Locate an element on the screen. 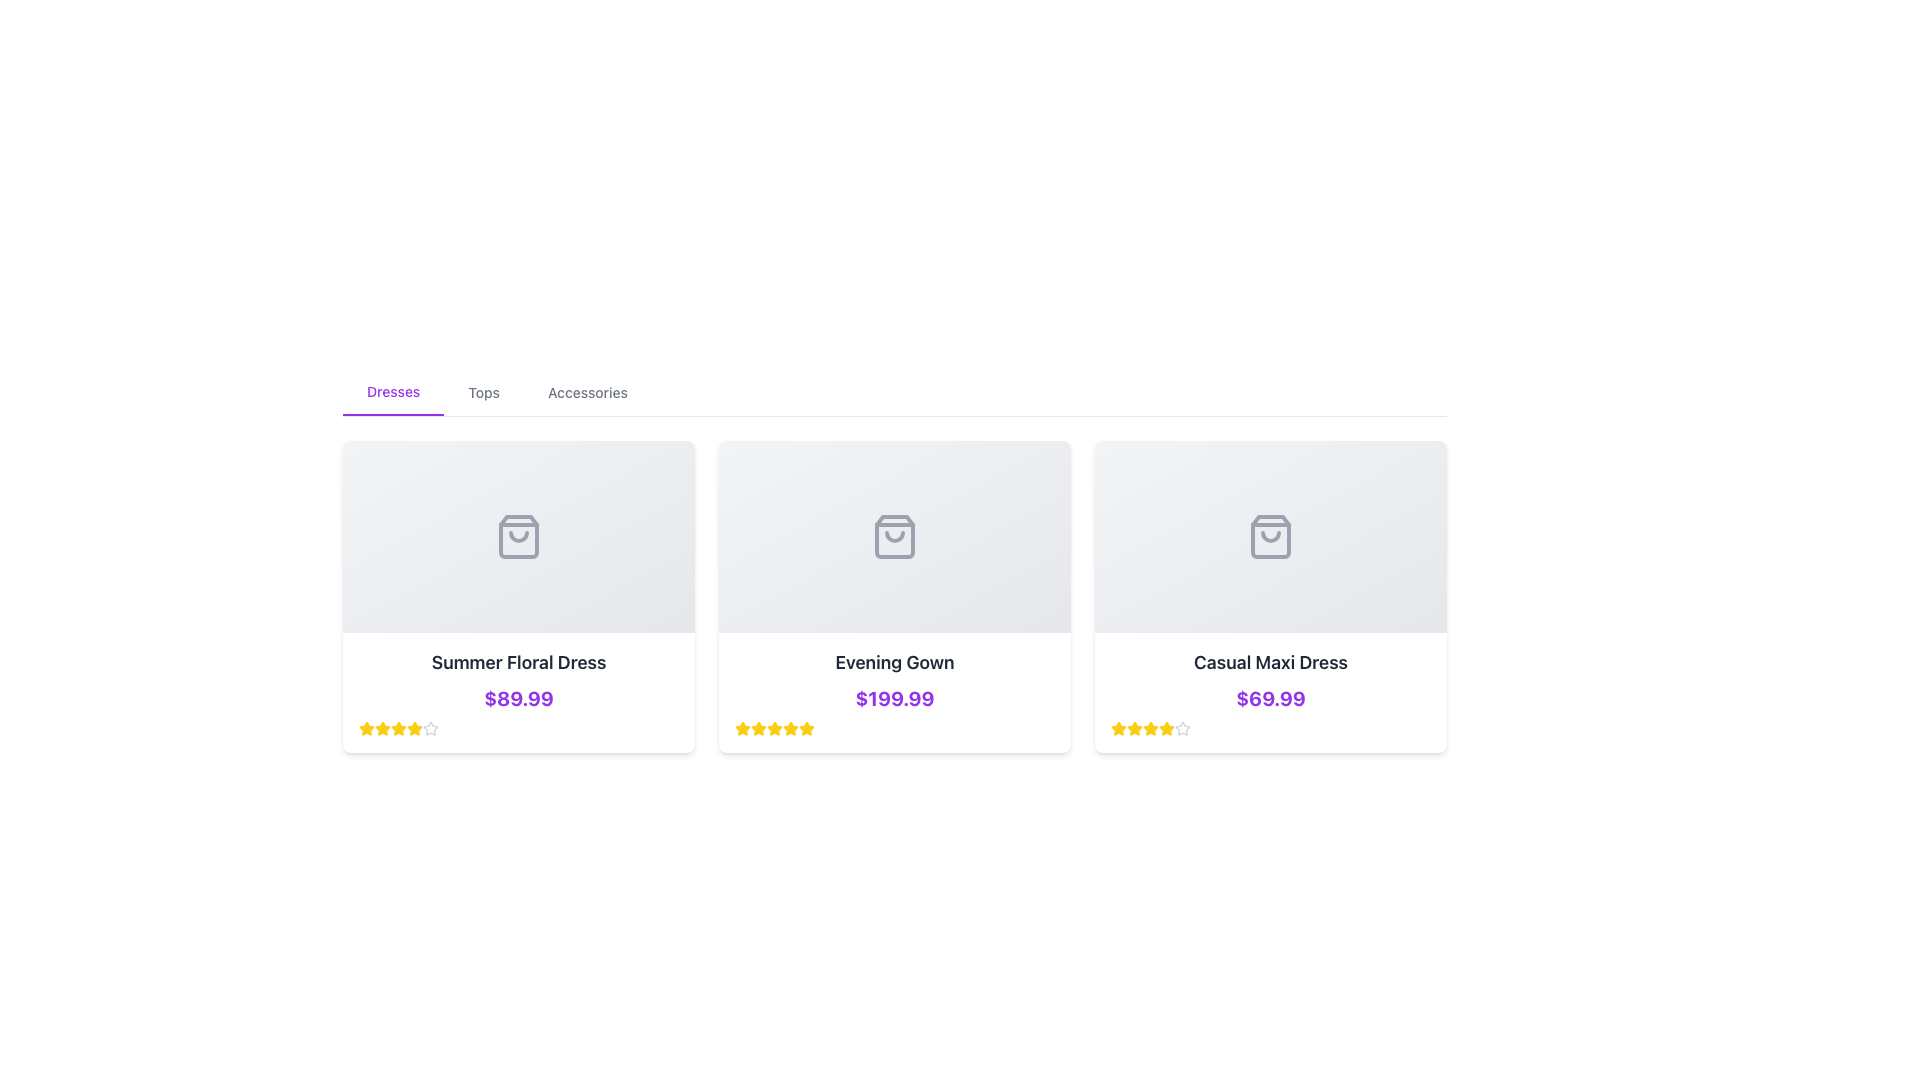  the third star icon in the rating system for the product 'Evening Gown' is located at coordinates (757, 729).